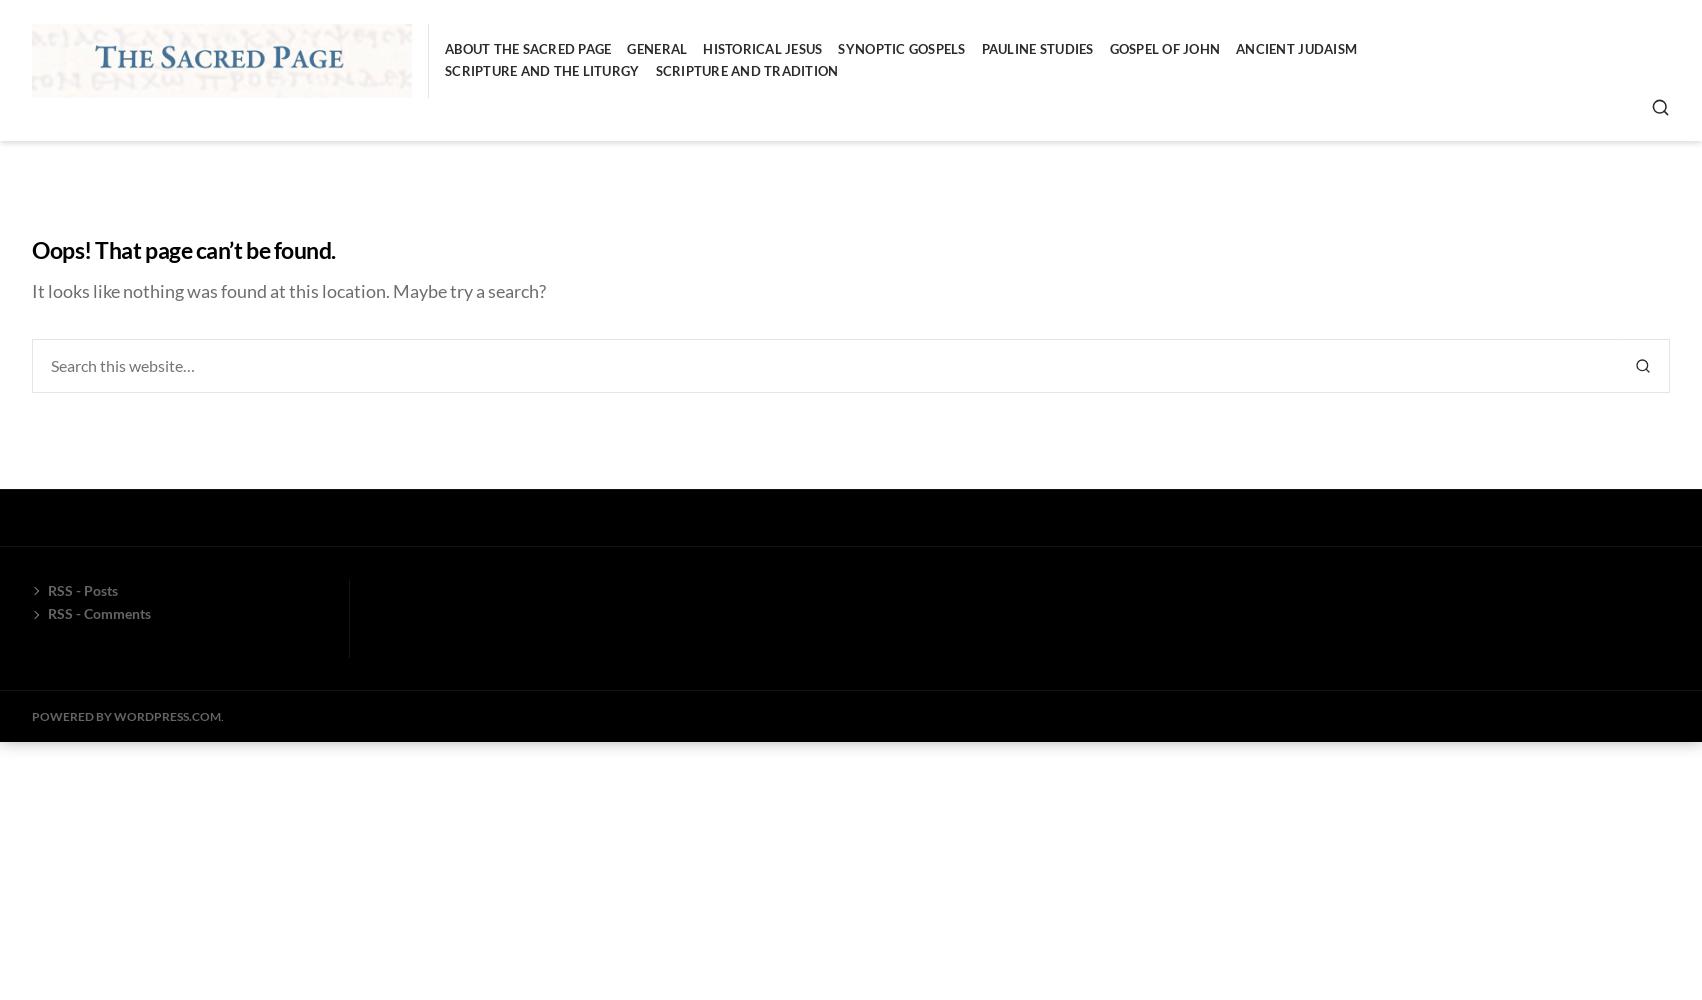 The width and height of the screenshot is (1702, 1000). I want to click on '.', so click(221, 714).